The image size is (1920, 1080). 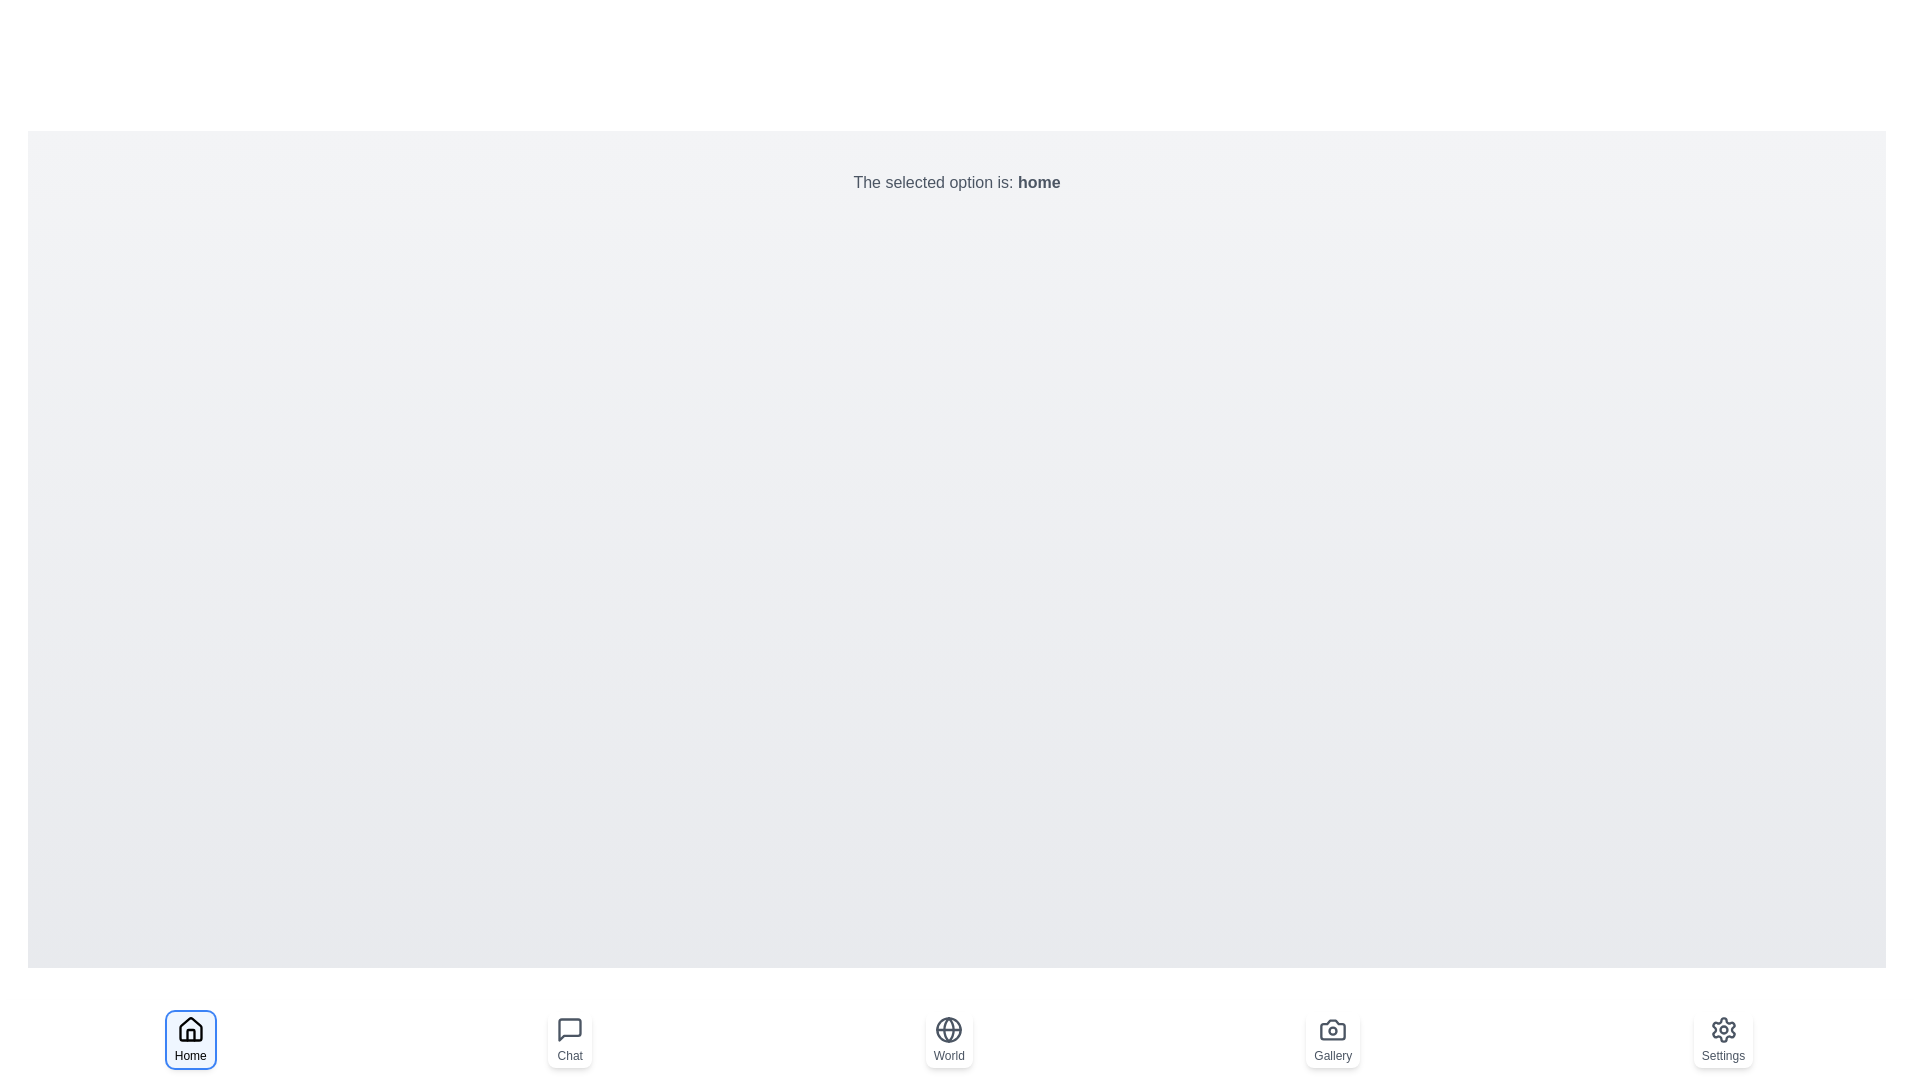 What do you see at coordinates (569, 1039) in the screenshot?
I see `the button labeled Chat to observe the hover effect` at bounding box center [569, 1039].